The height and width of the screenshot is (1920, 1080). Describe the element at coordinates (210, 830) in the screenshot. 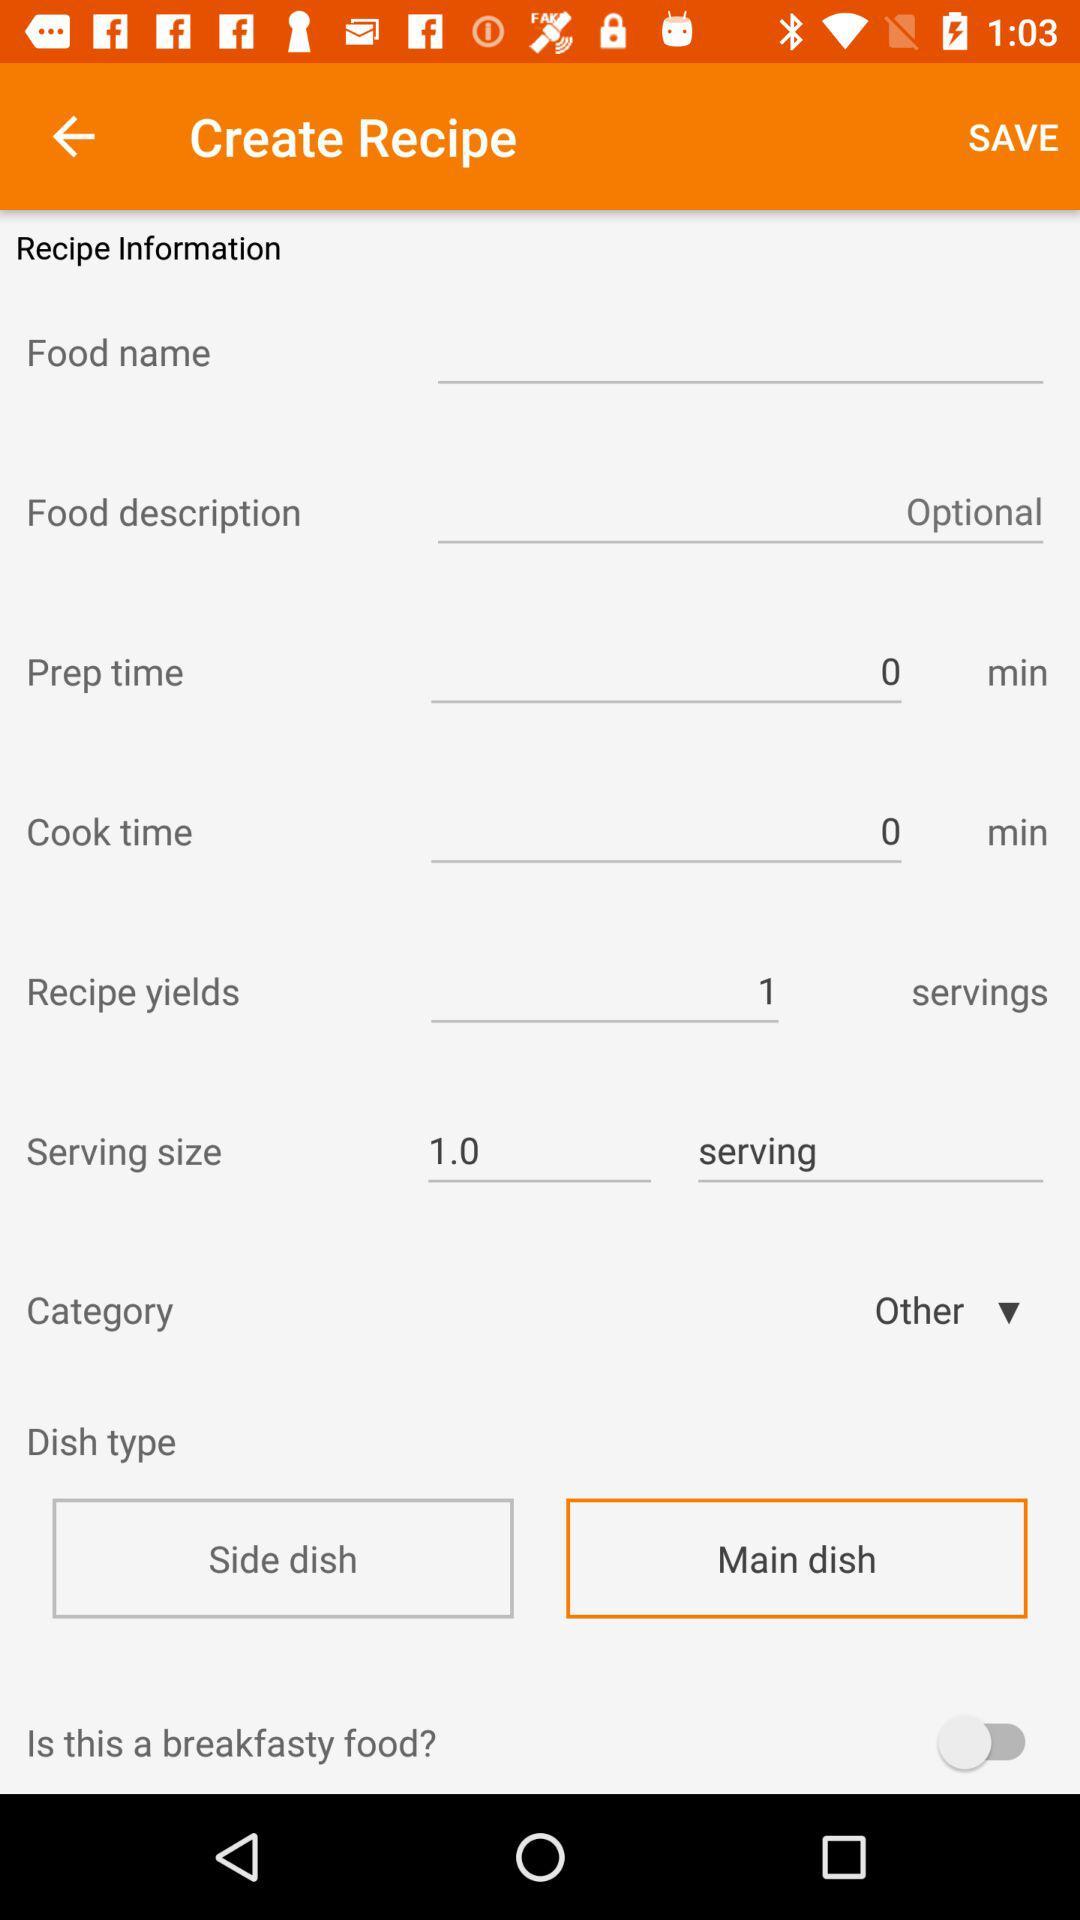

I see `cook time icon` at that location.